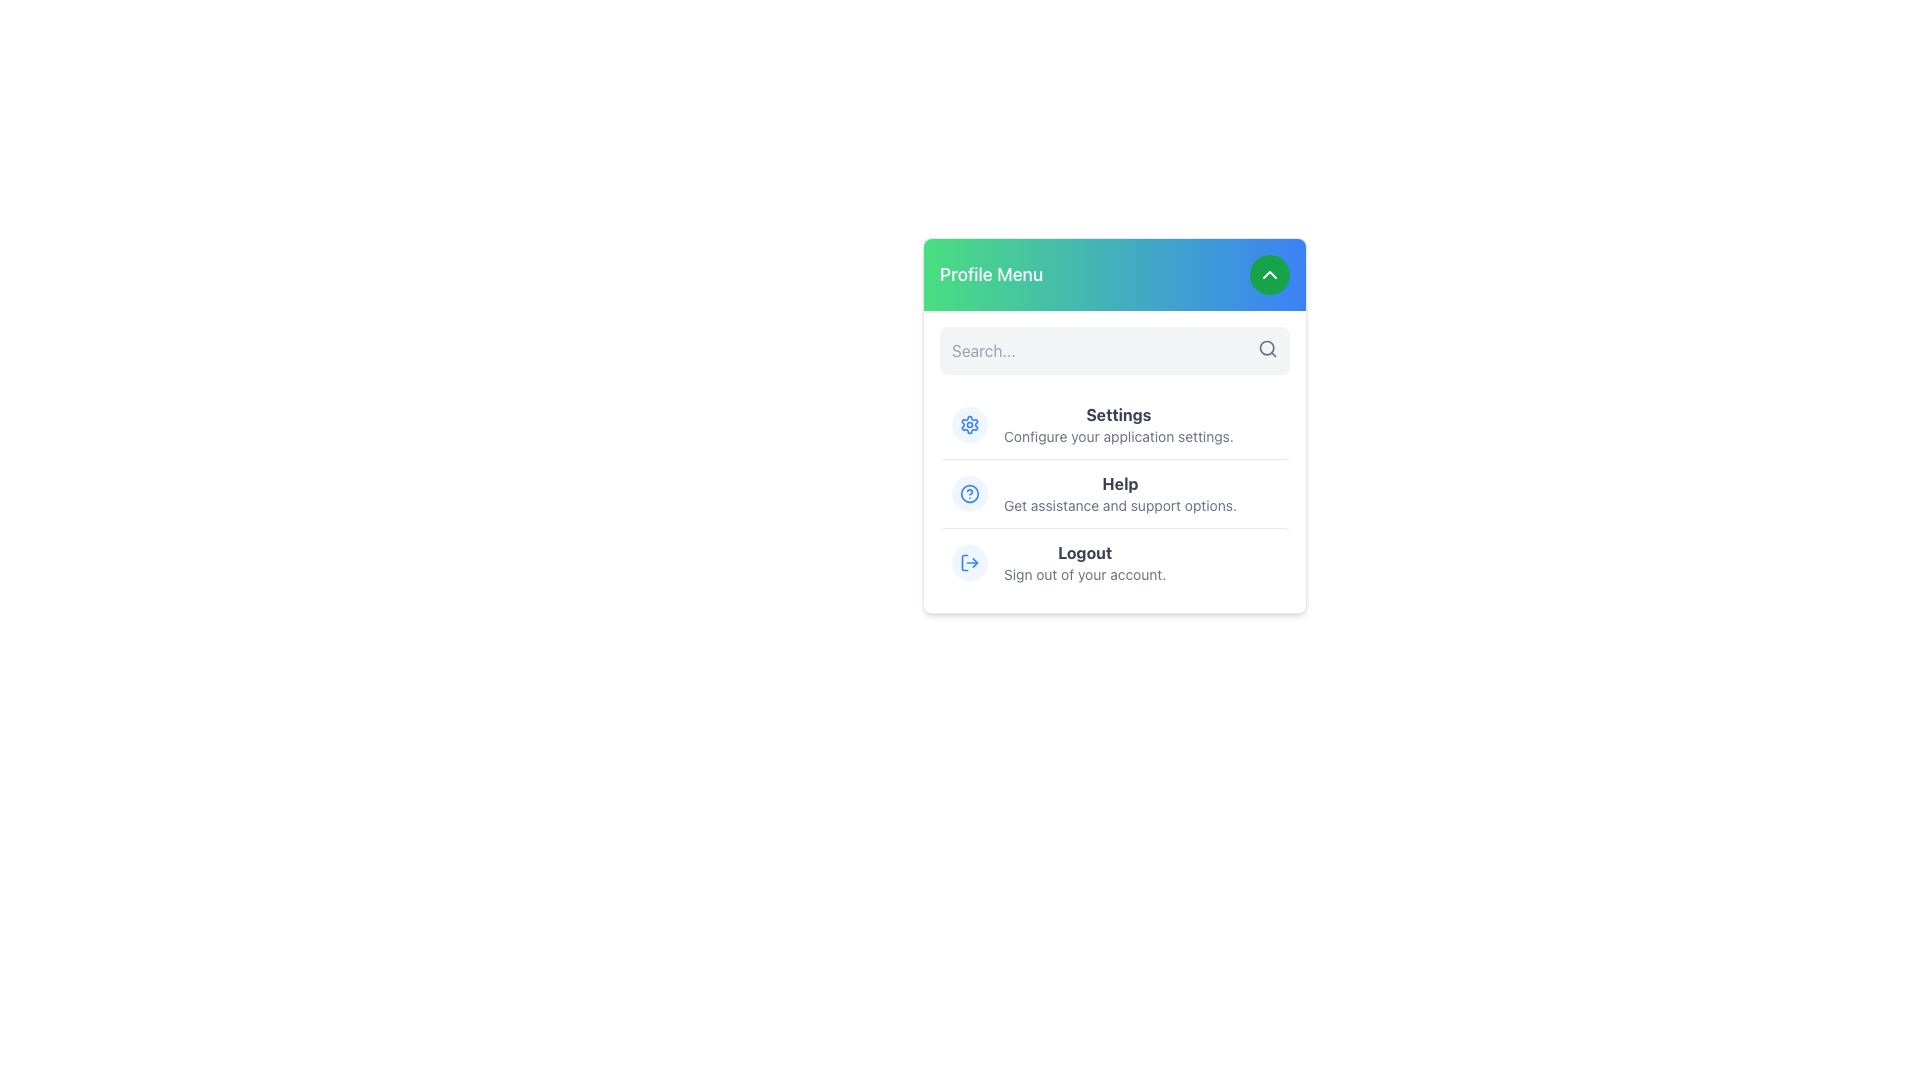 Image resolution: width=1920 pixels, height=1080 pixels. I want to click on the first menu item in the dropdown menu below the search bar, so click(1113, 423).